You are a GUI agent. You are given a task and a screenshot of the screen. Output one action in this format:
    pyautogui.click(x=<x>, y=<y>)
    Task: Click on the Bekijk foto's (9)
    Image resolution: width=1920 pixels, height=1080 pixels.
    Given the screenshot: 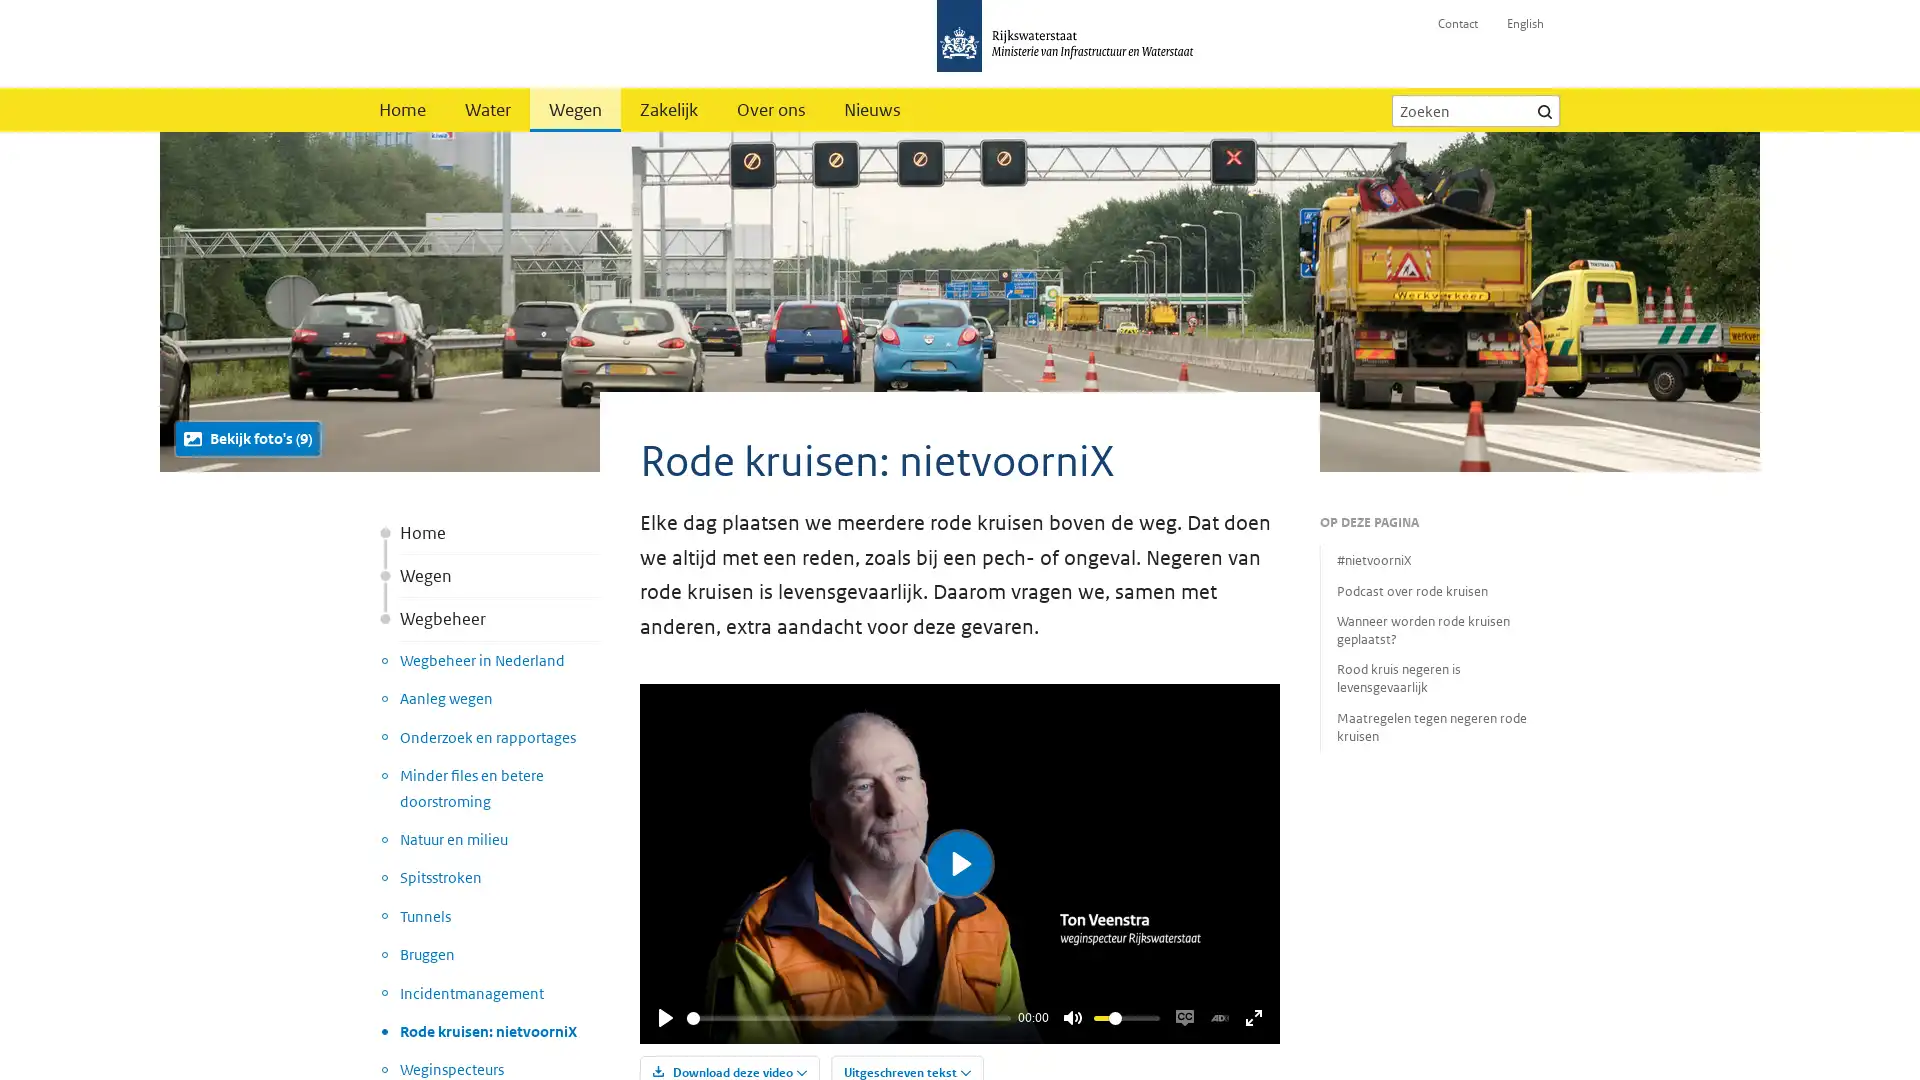 What is the action you would take?
    pyautogui.click(x=247, y=438)
    